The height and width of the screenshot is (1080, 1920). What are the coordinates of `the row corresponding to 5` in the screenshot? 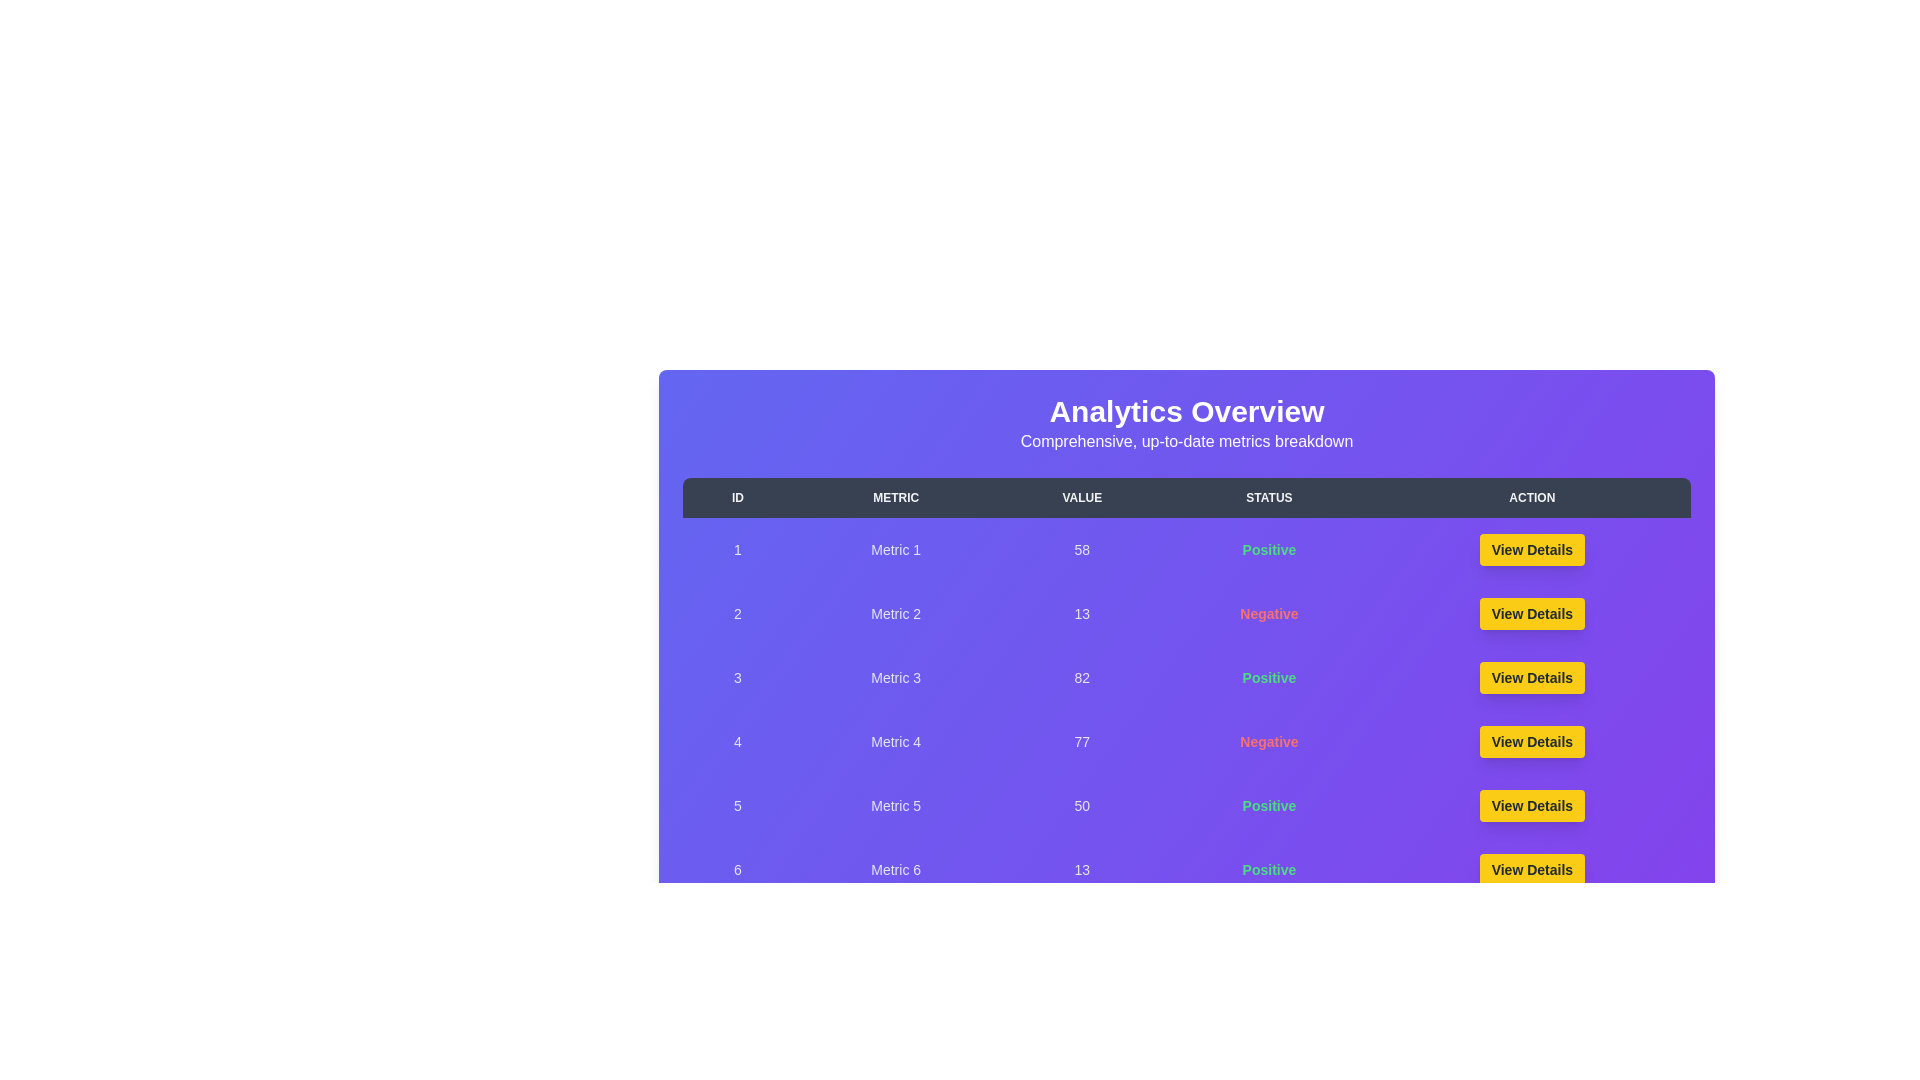 It's located at (1186, 805).